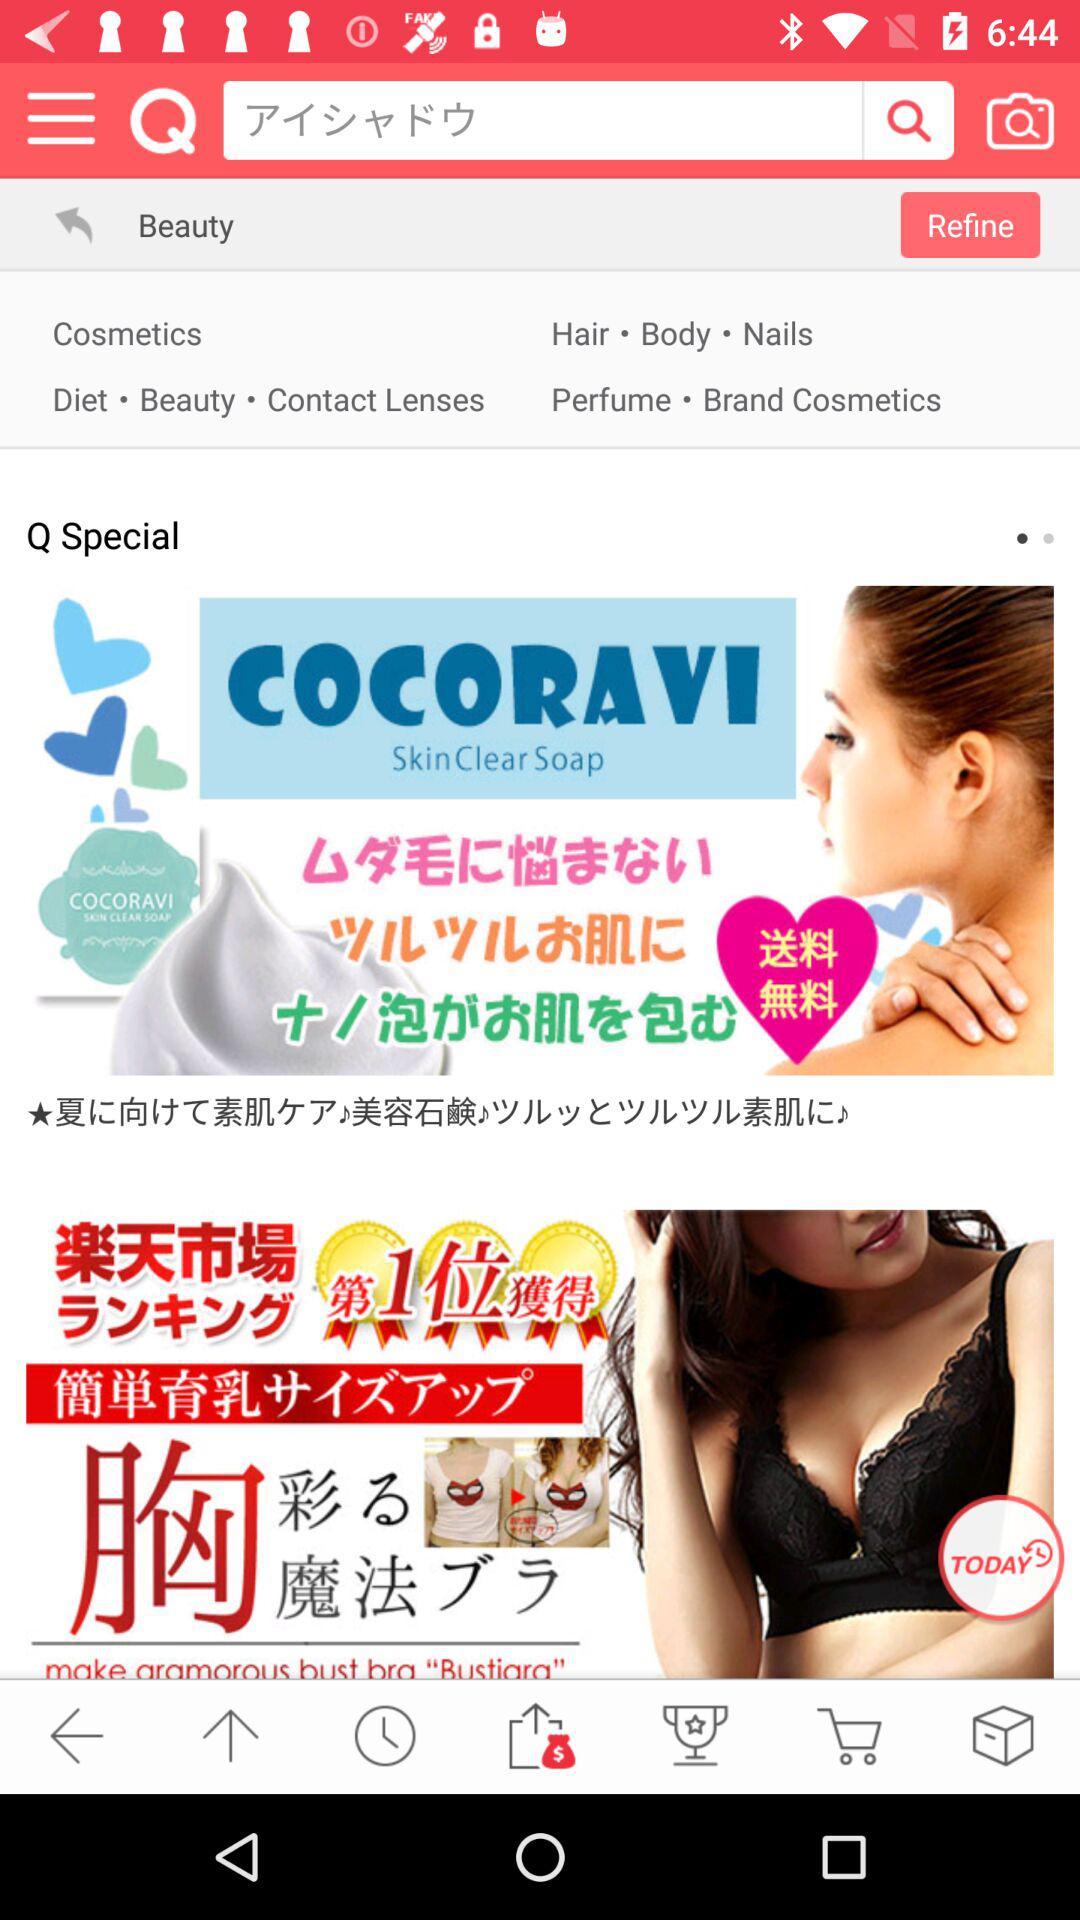 This screenshot has height=1920, width=1080. Describe the element at coordinates (848, 1734) in the screenshot. I see `the cart icon` at that location.